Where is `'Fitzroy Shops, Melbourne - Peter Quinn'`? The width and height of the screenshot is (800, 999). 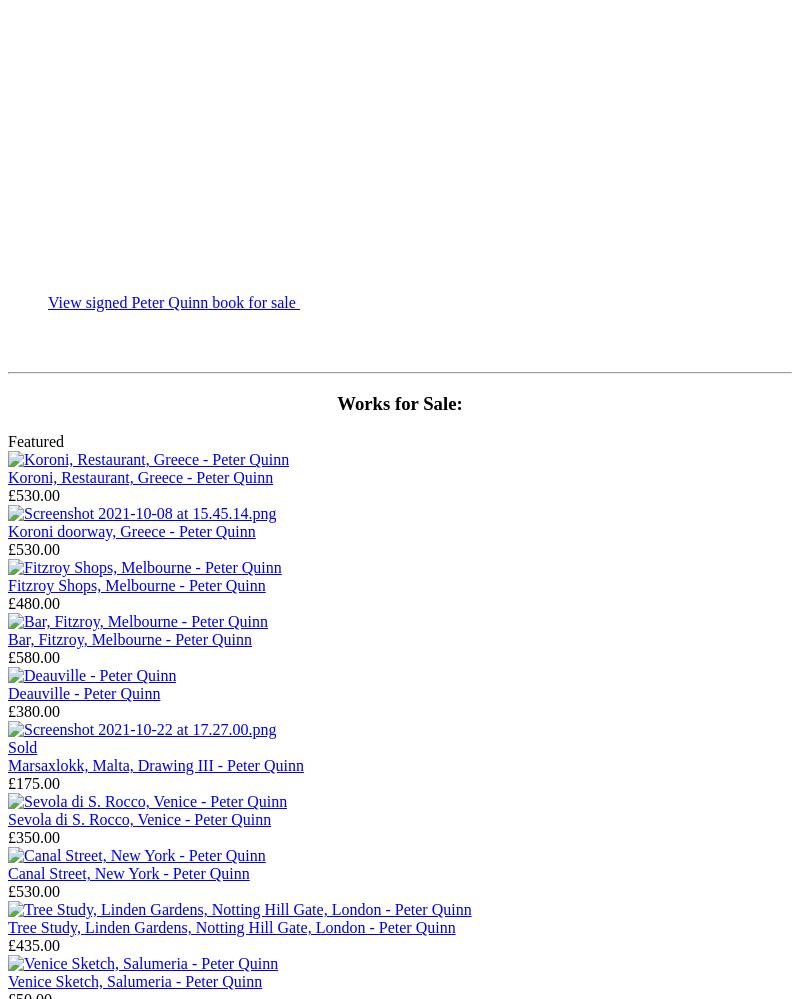
'Fitzroy Shops, Melbourne - Peter Quinn' is located at coordinates (136, 585).